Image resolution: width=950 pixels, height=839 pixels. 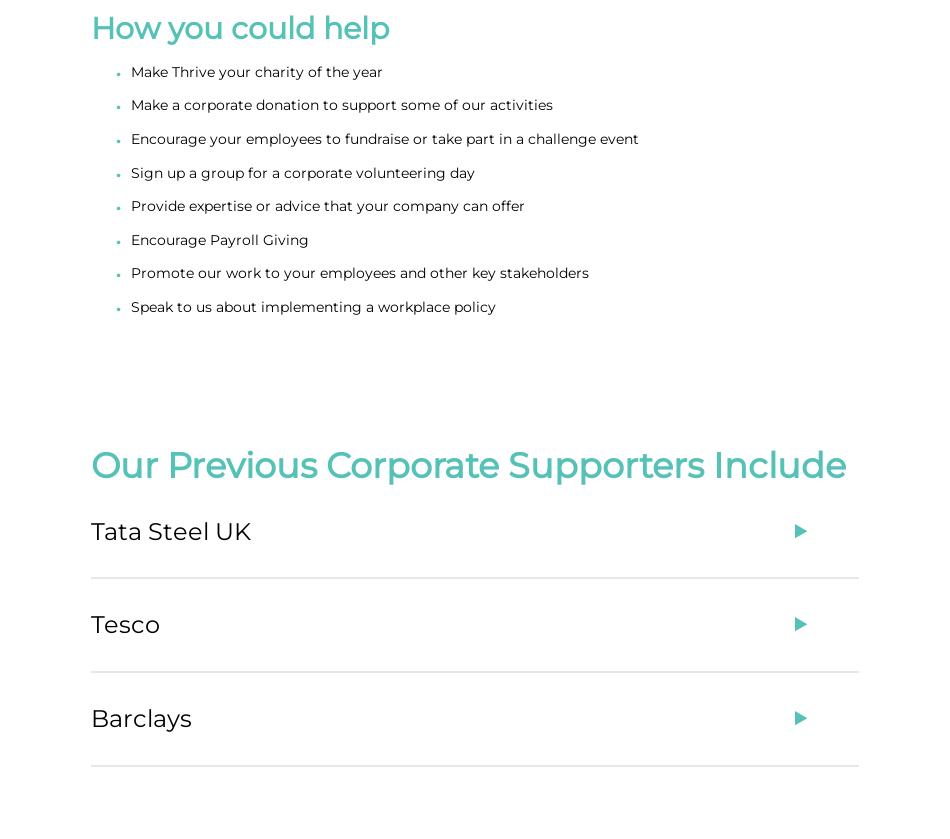 What do you see at coordinates (125, 623) in the screenshot?
I see `'Tesco'` at bounding box center [125, 623].